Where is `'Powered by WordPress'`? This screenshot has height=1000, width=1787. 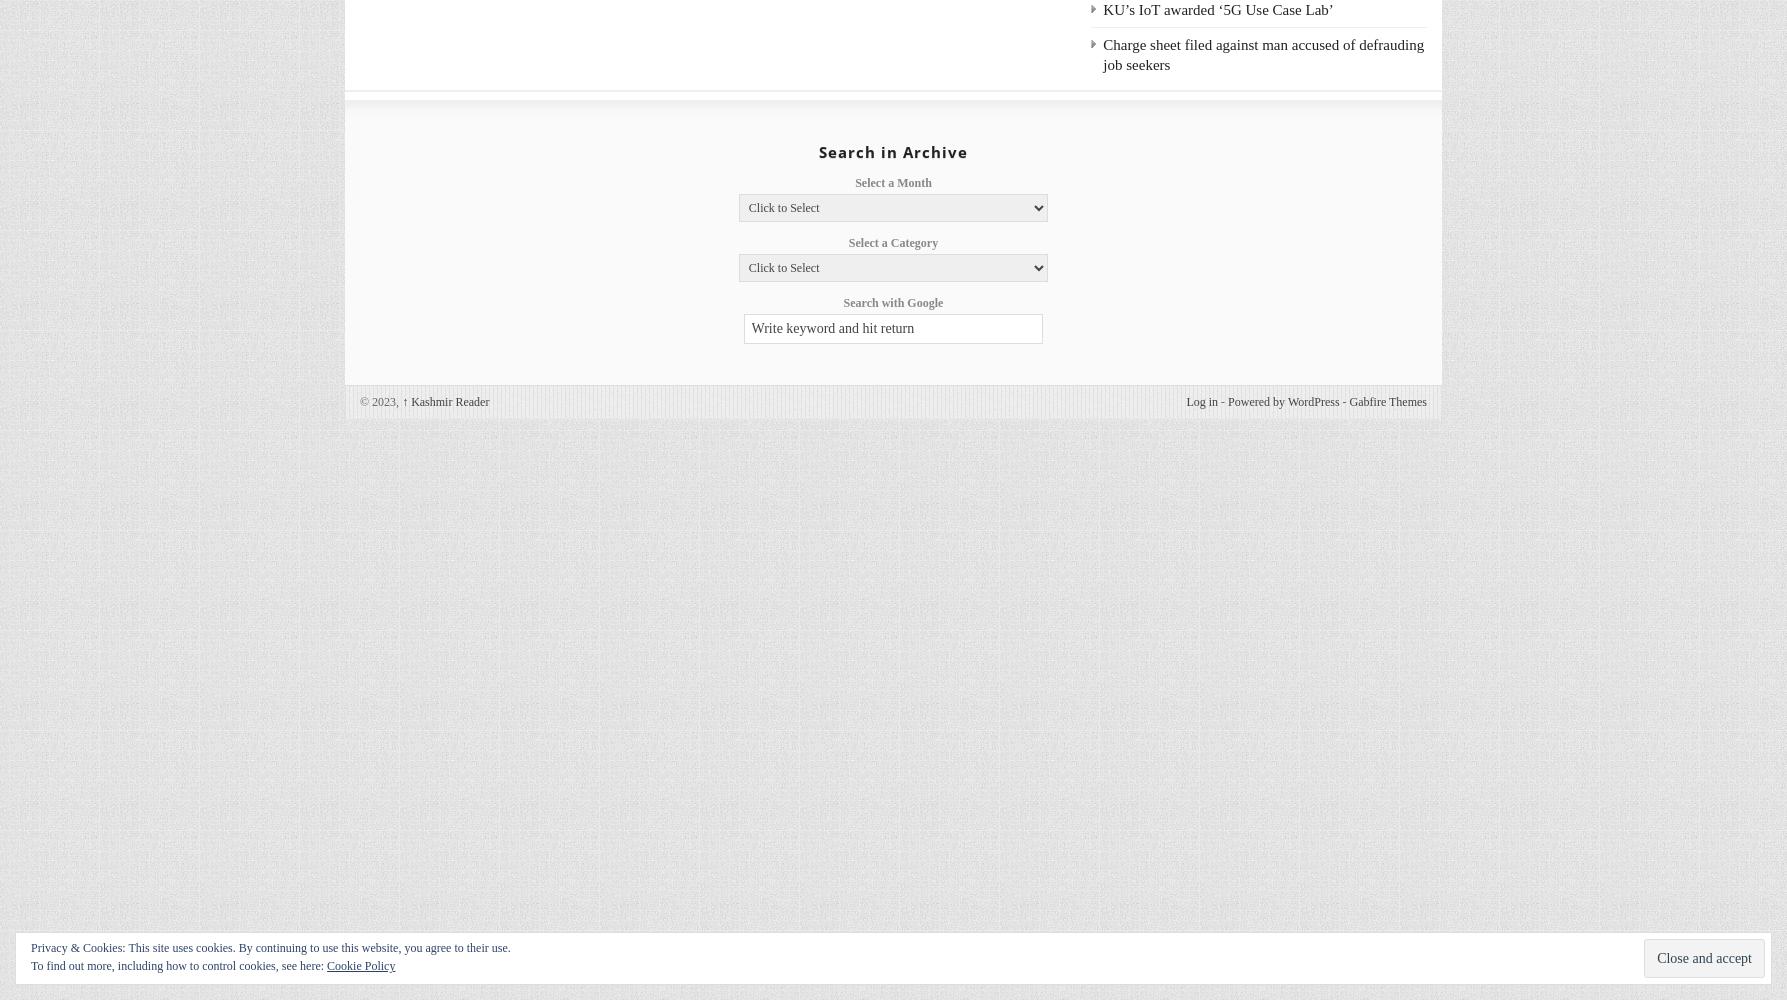 'Powered by WordPress' is located at coordinates (1228, 402).